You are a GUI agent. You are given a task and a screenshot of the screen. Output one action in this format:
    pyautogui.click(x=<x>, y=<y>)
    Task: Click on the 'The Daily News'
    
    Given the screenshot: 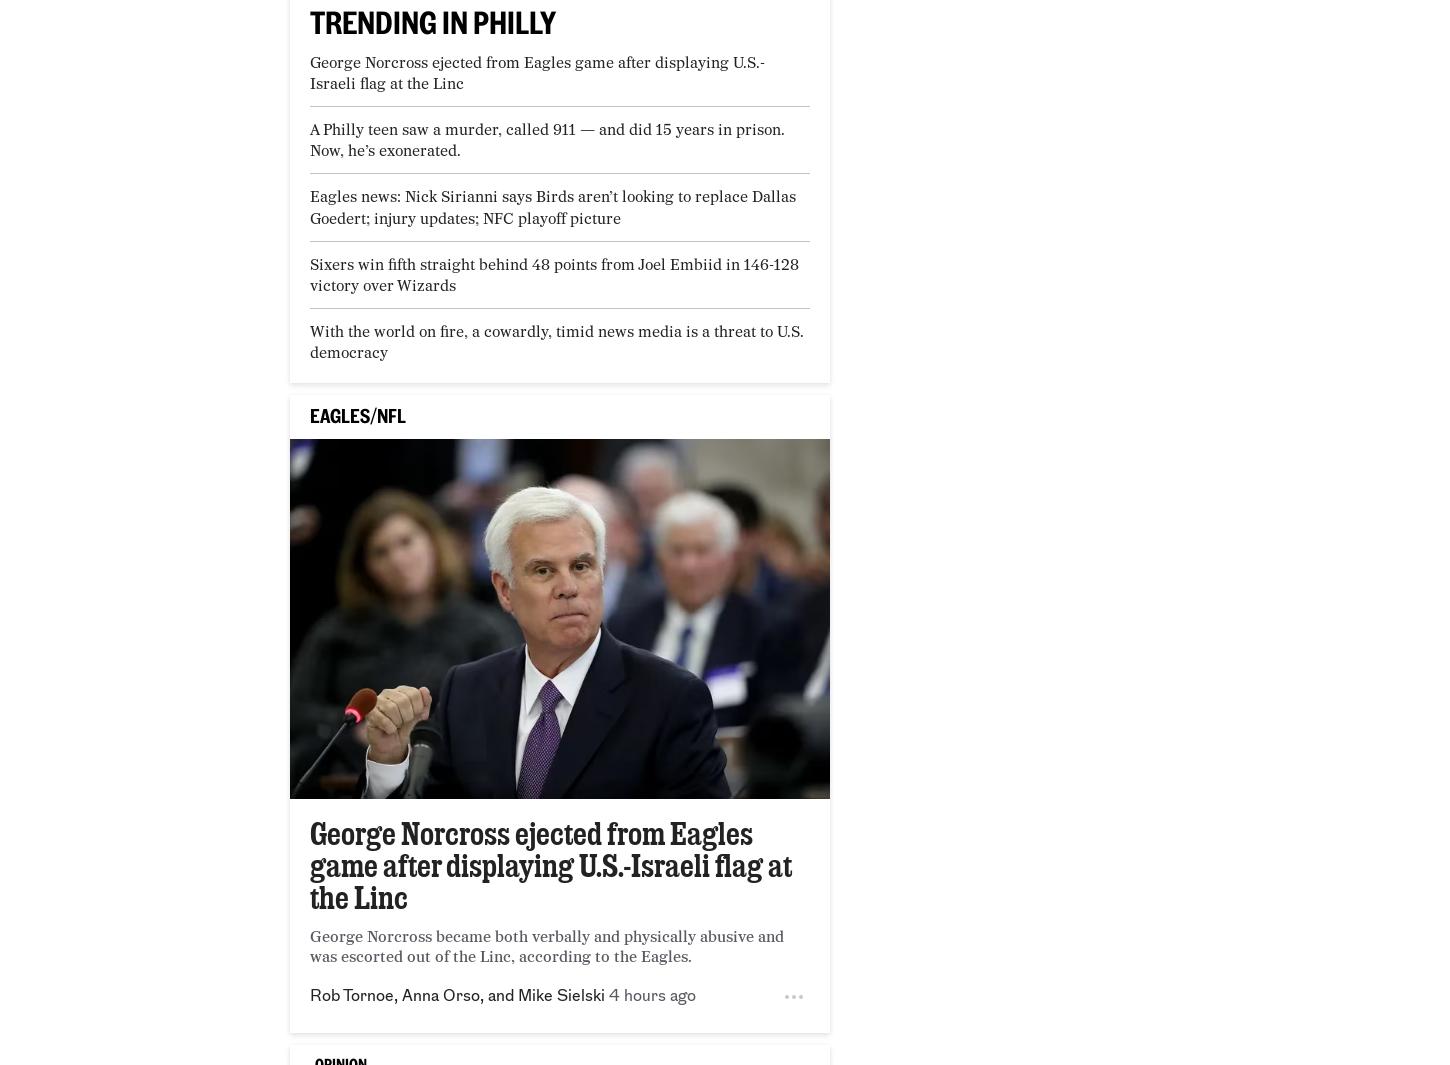 What is the action you would take?
    pyautogui.click(x=1162, y=726)
    